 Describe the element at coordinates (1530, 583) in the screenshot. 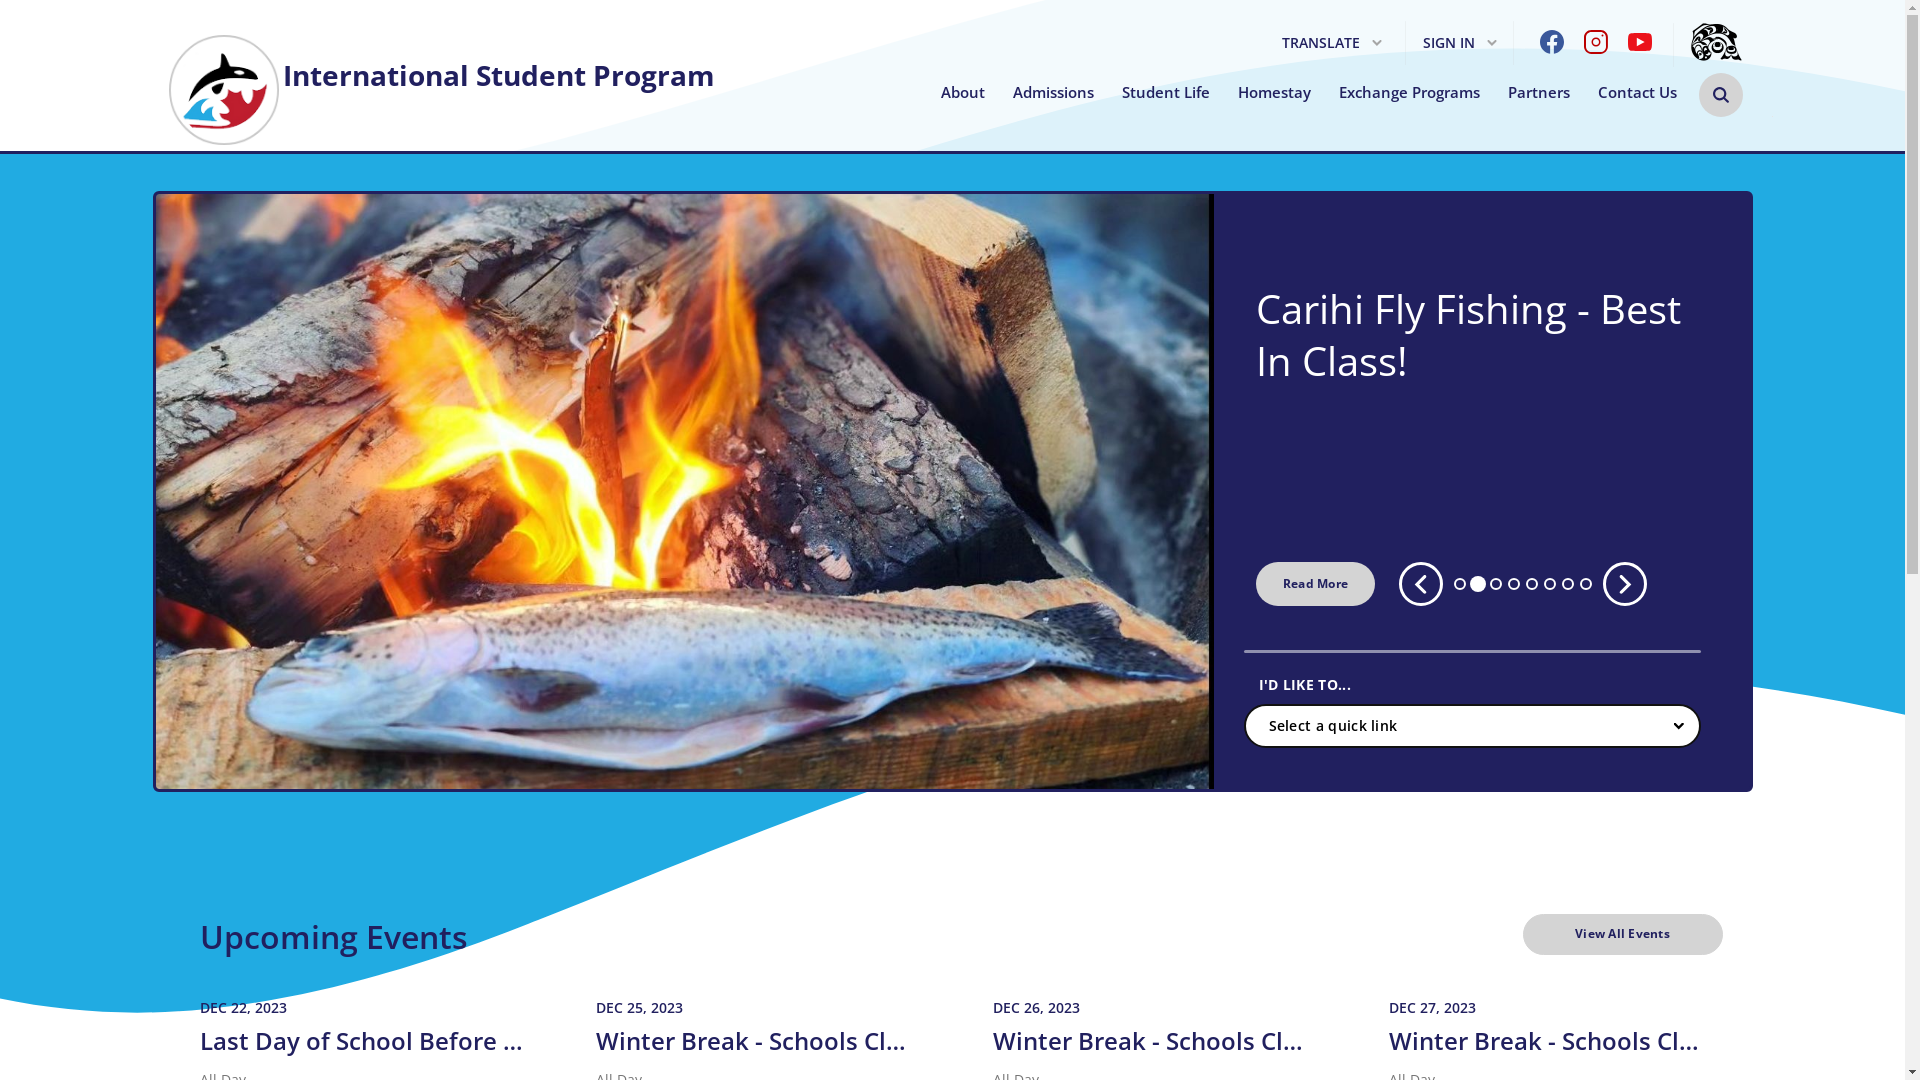

I see `'5'` at that location.